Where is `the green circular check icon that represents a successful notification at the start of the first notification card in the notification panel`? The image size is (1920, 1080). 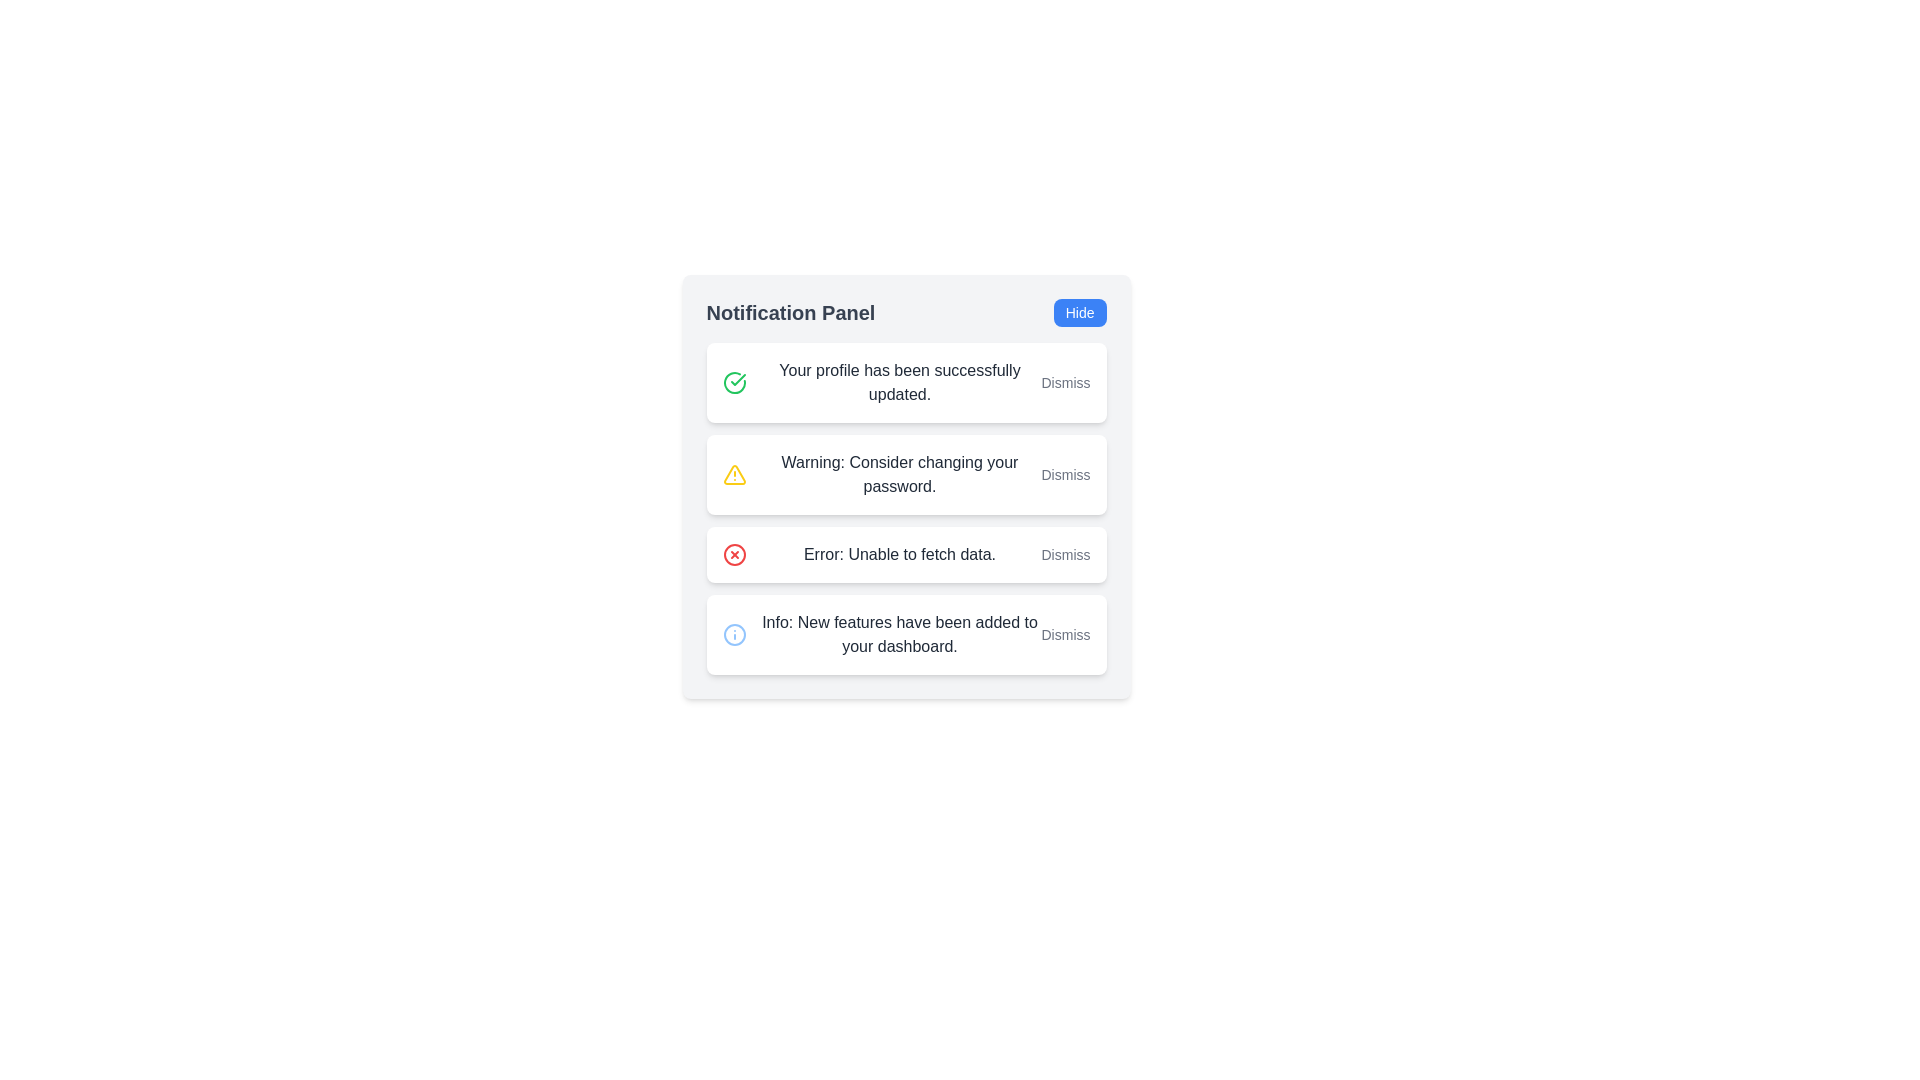
the green circular check icon that represents a successful notification at the start of the first notification card in the notification panel is located at coordinates (733, 381).